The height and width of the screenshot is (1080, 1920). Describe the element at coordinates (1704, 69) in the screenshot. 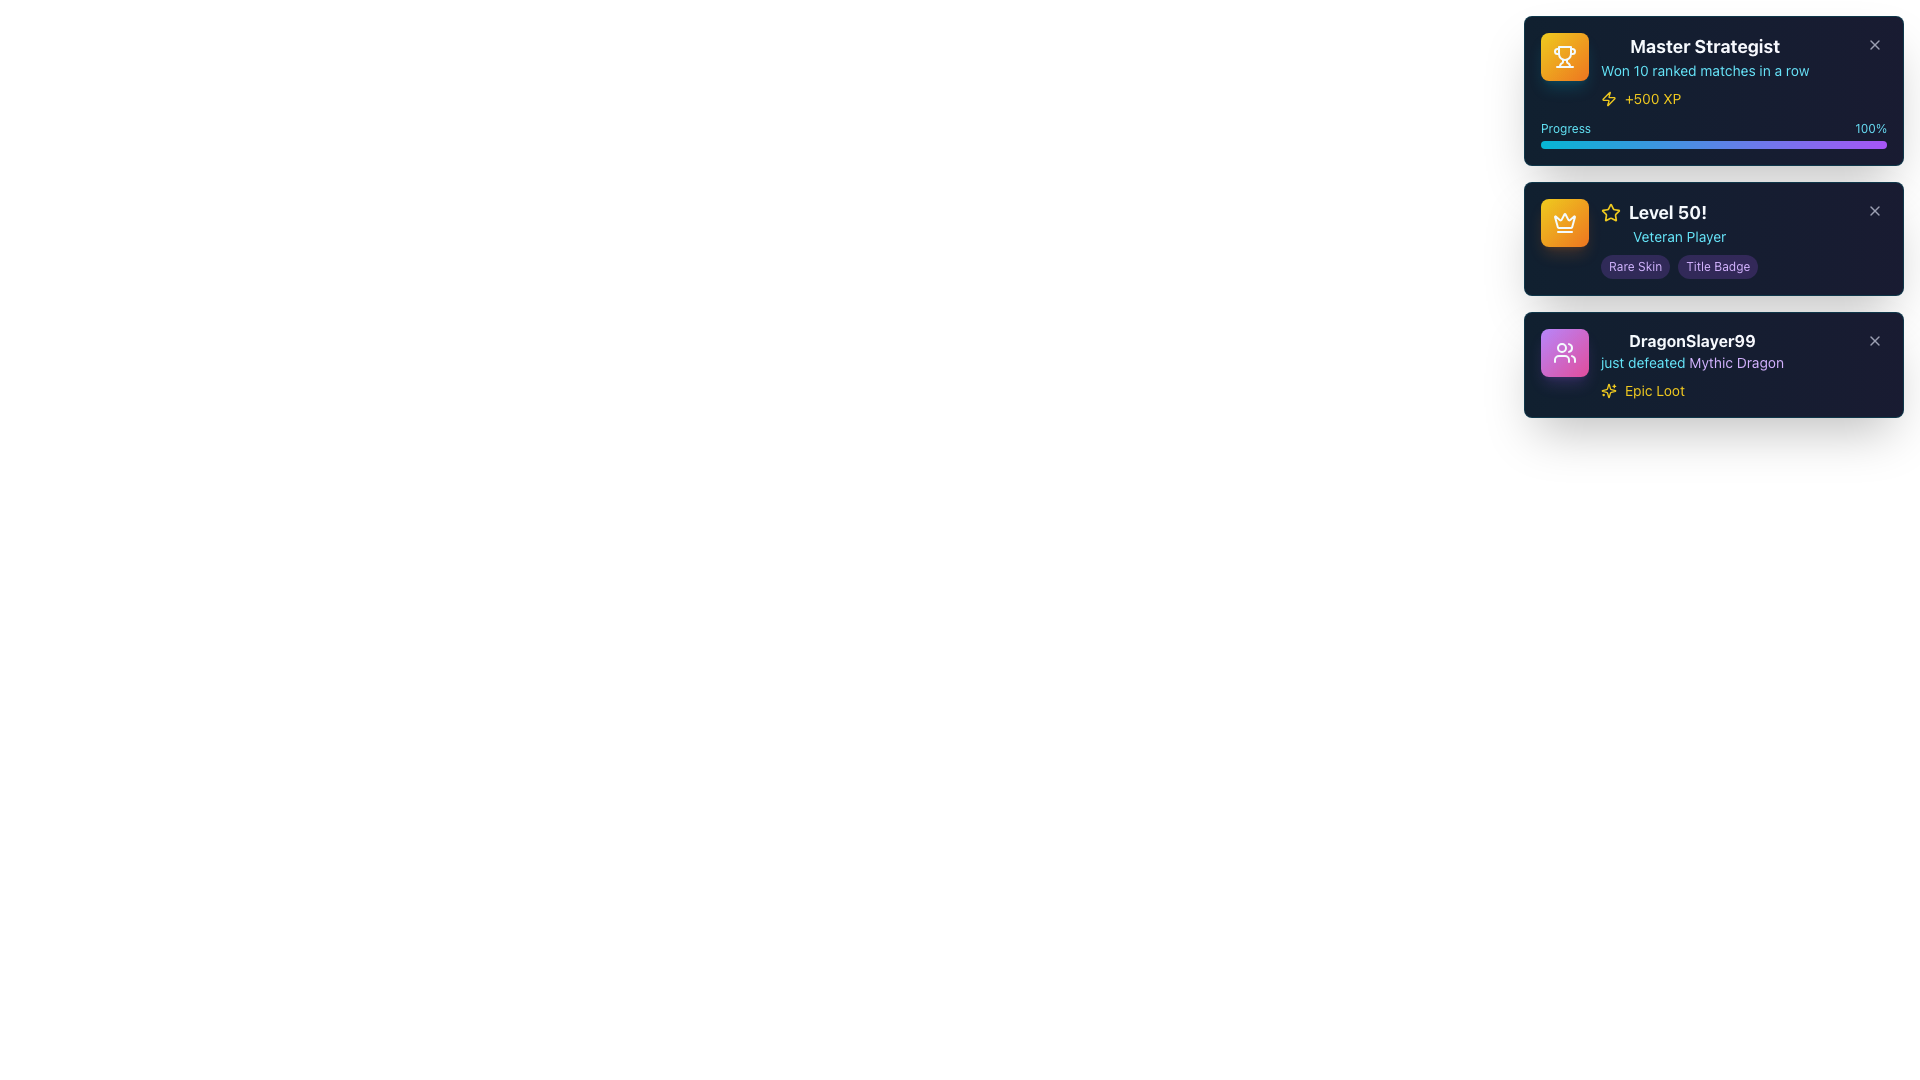

I see `the text label that conveys the achievement's description, situated between the title 'Master Strategist' and the reward indicator '+500 XP' in the first notification card` at that location.